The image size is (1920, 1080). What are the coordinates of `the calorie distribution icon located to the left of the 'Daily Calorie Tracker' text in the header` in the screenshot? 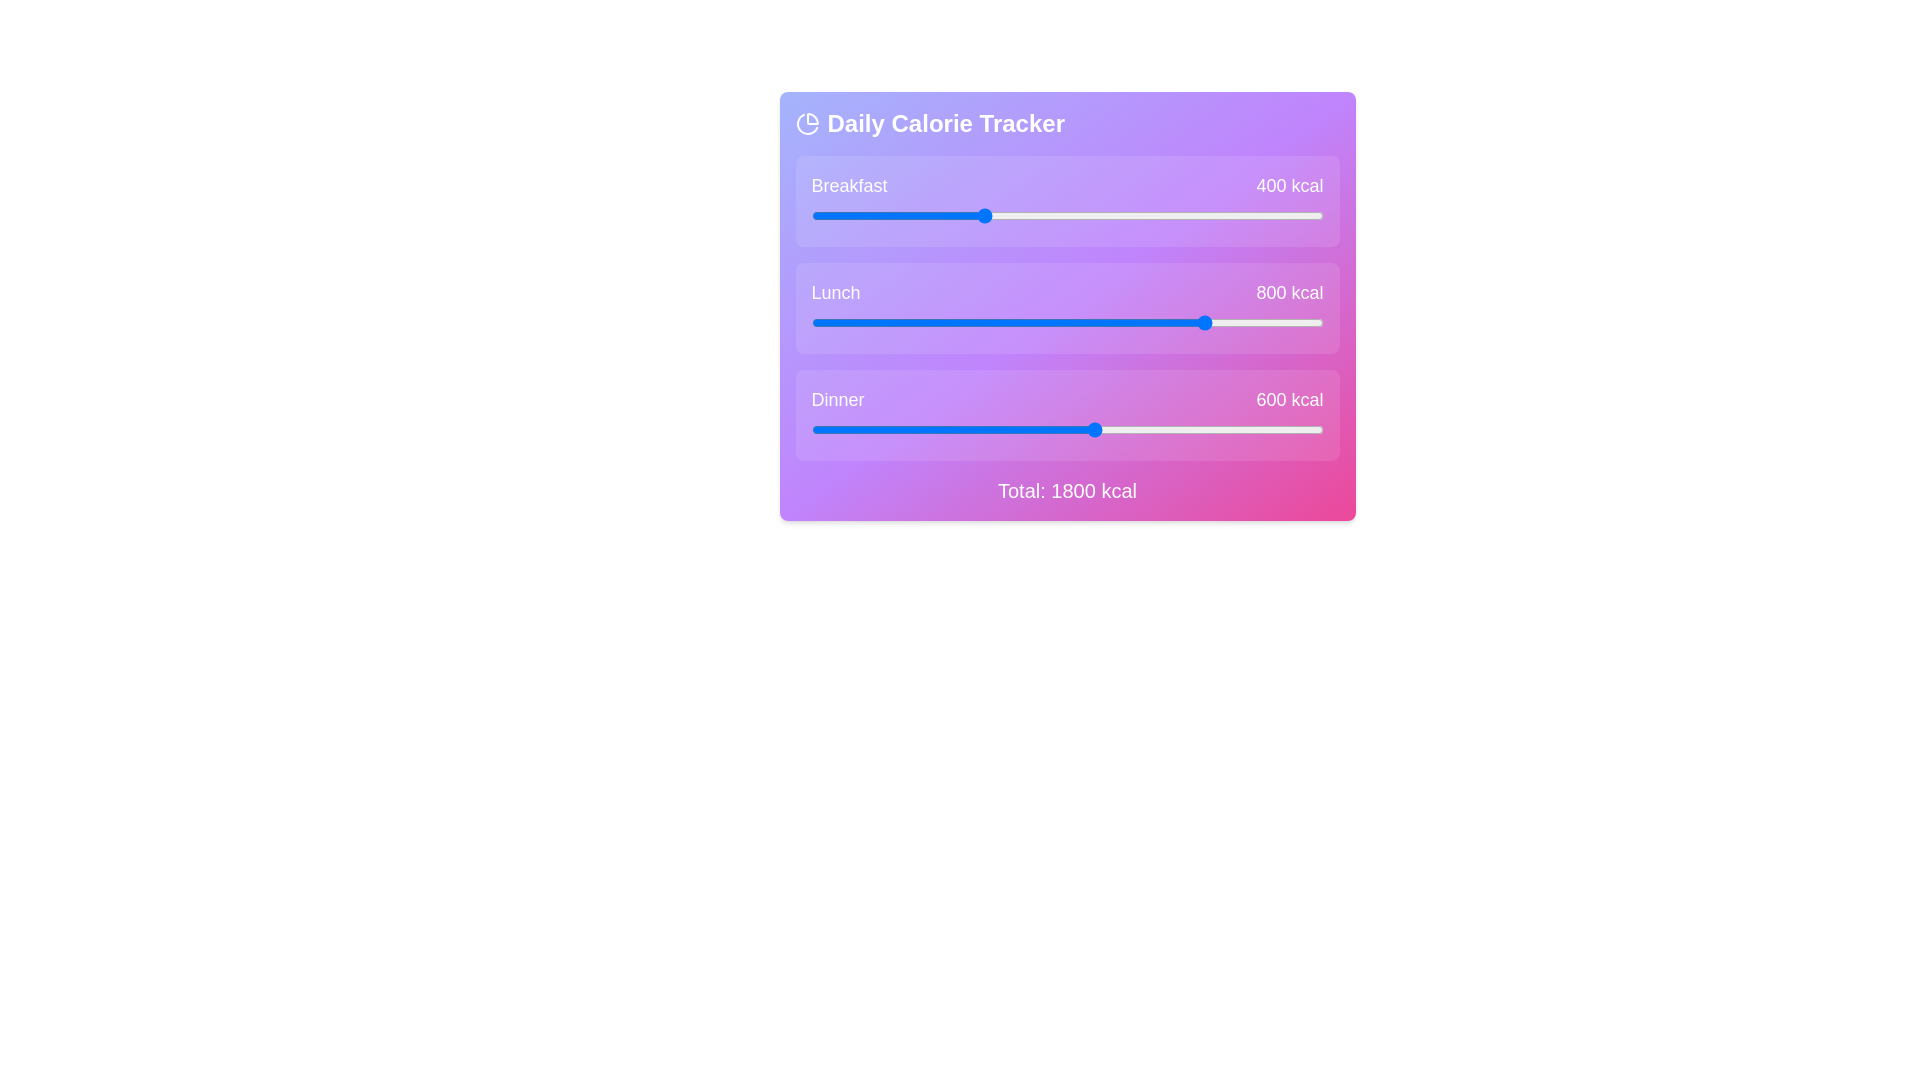 It's located at (807, 123).